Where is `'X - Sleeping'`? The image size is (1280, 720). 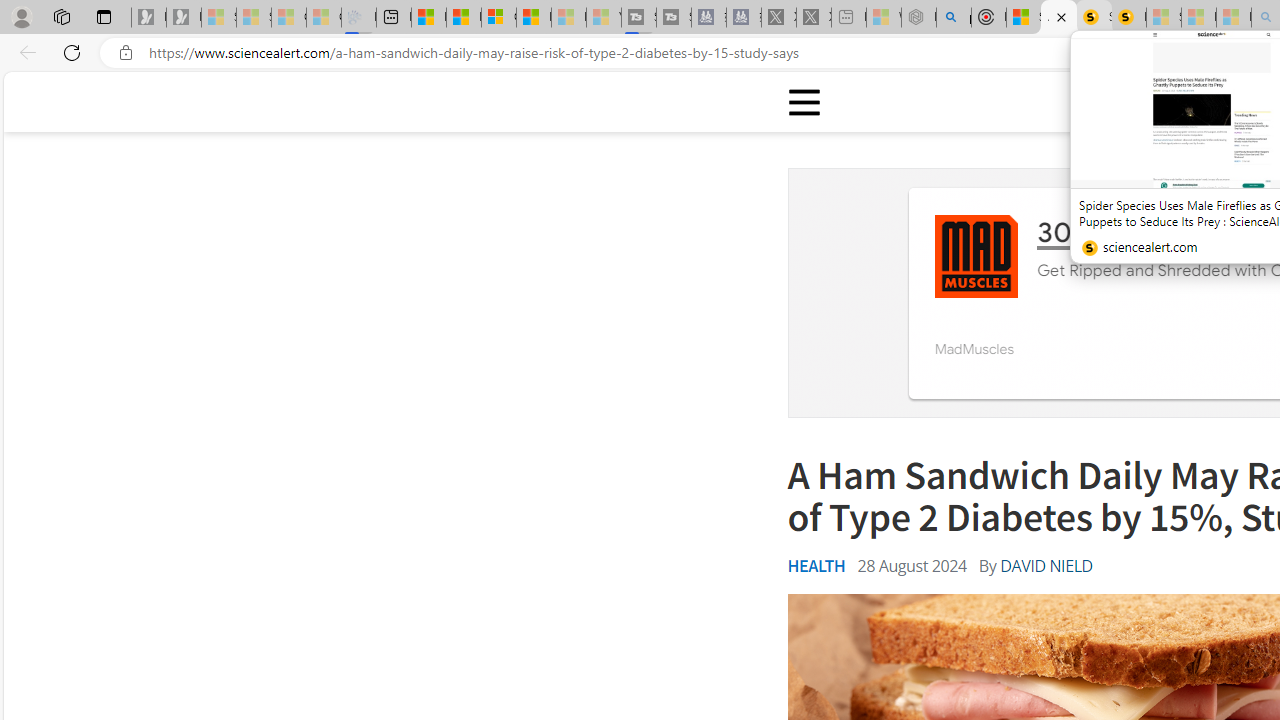 'X - Sleeping' is located at coordinates (814, 17).